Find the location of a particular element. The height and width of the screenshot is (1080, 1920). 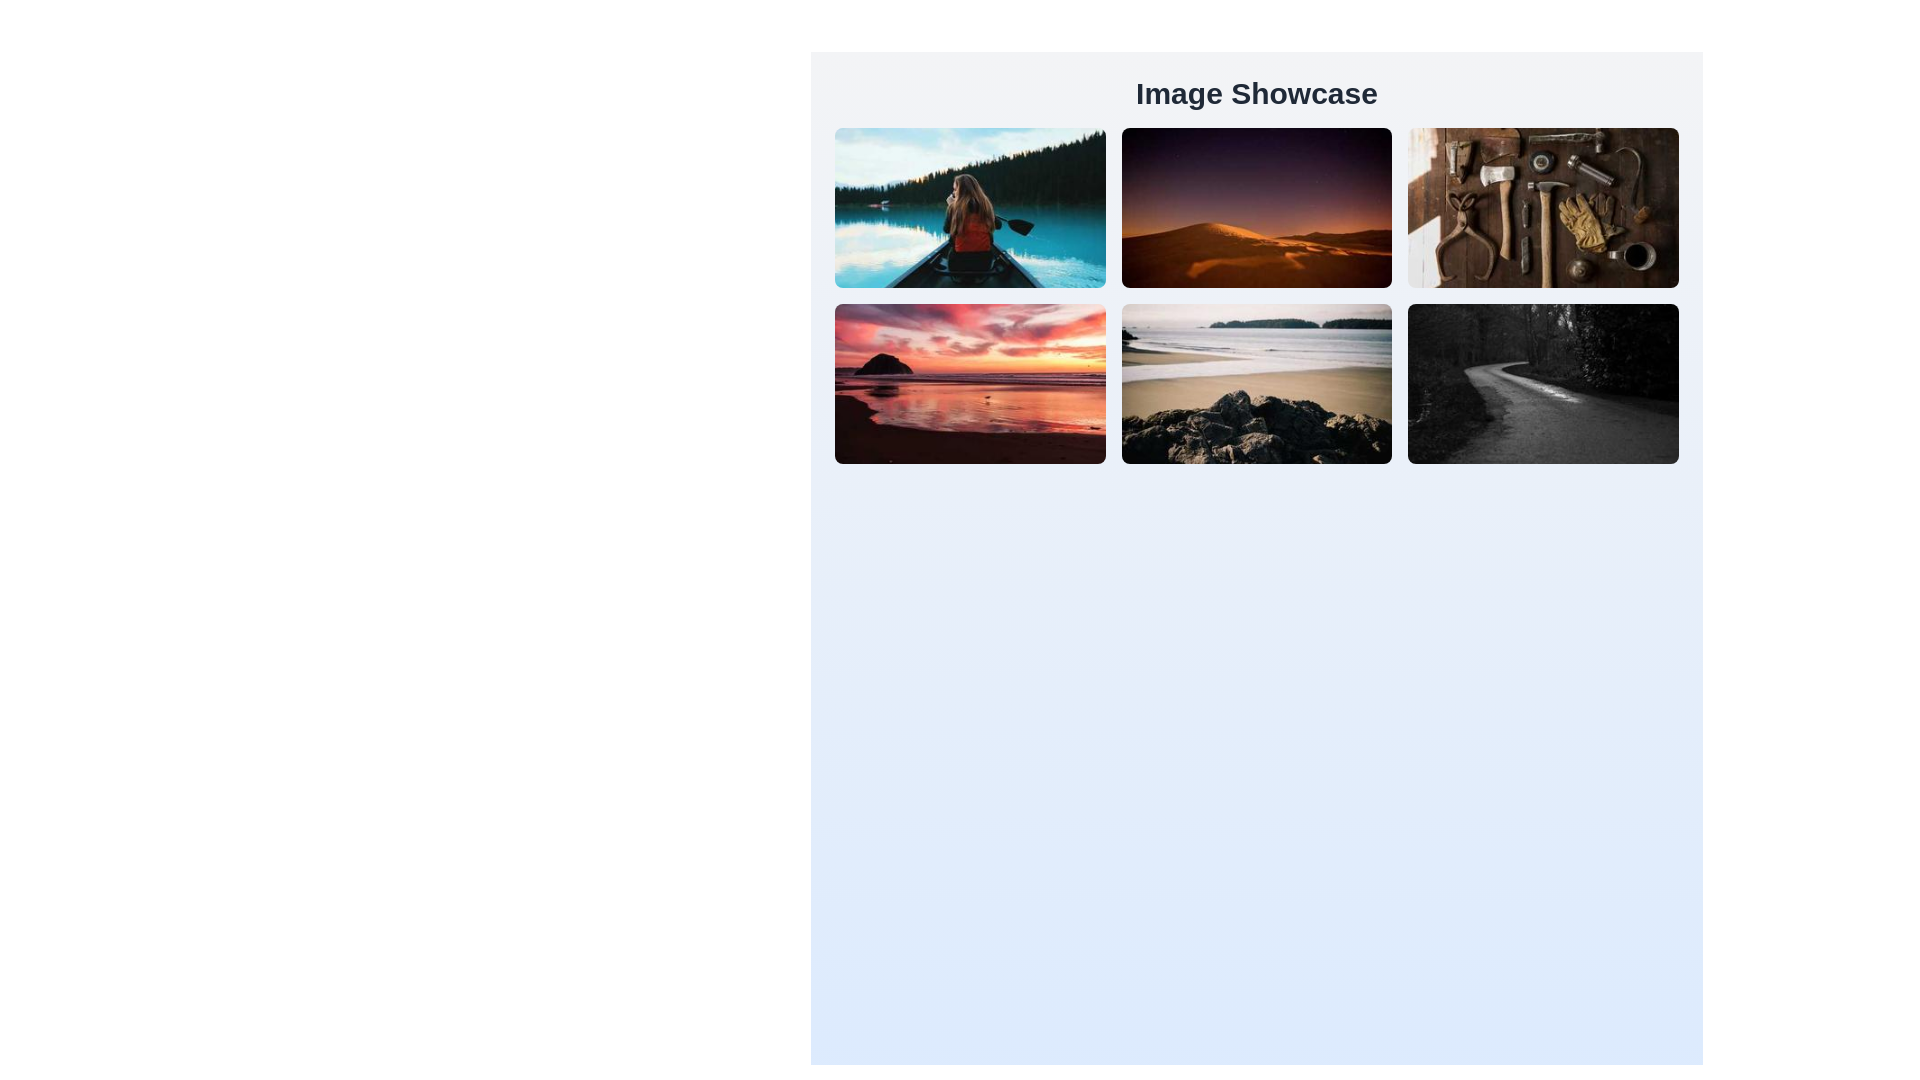

first image in the grid, which exhibits a scaling hover animation, by opening developer tools is located at coordinates (970, 208).